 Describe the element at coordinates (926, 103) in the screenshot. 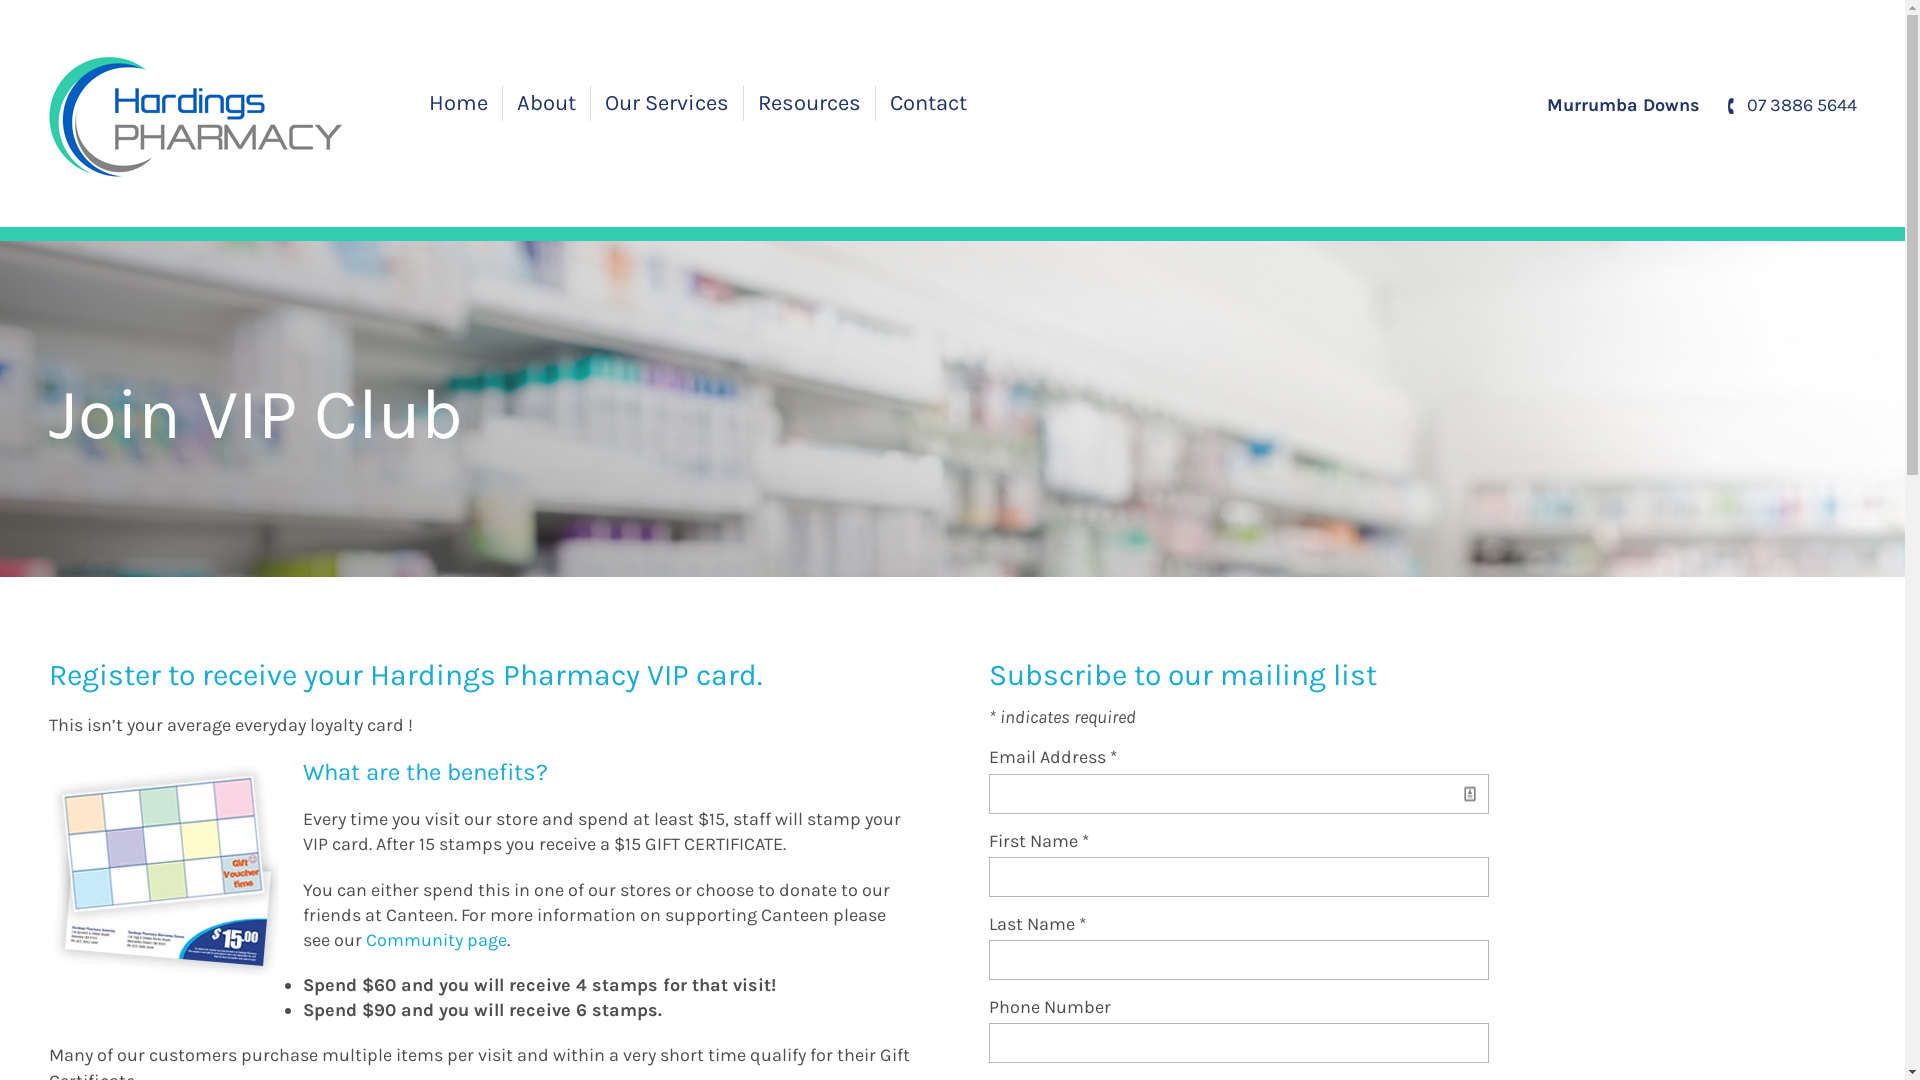

I see `'Contact'` at that location.